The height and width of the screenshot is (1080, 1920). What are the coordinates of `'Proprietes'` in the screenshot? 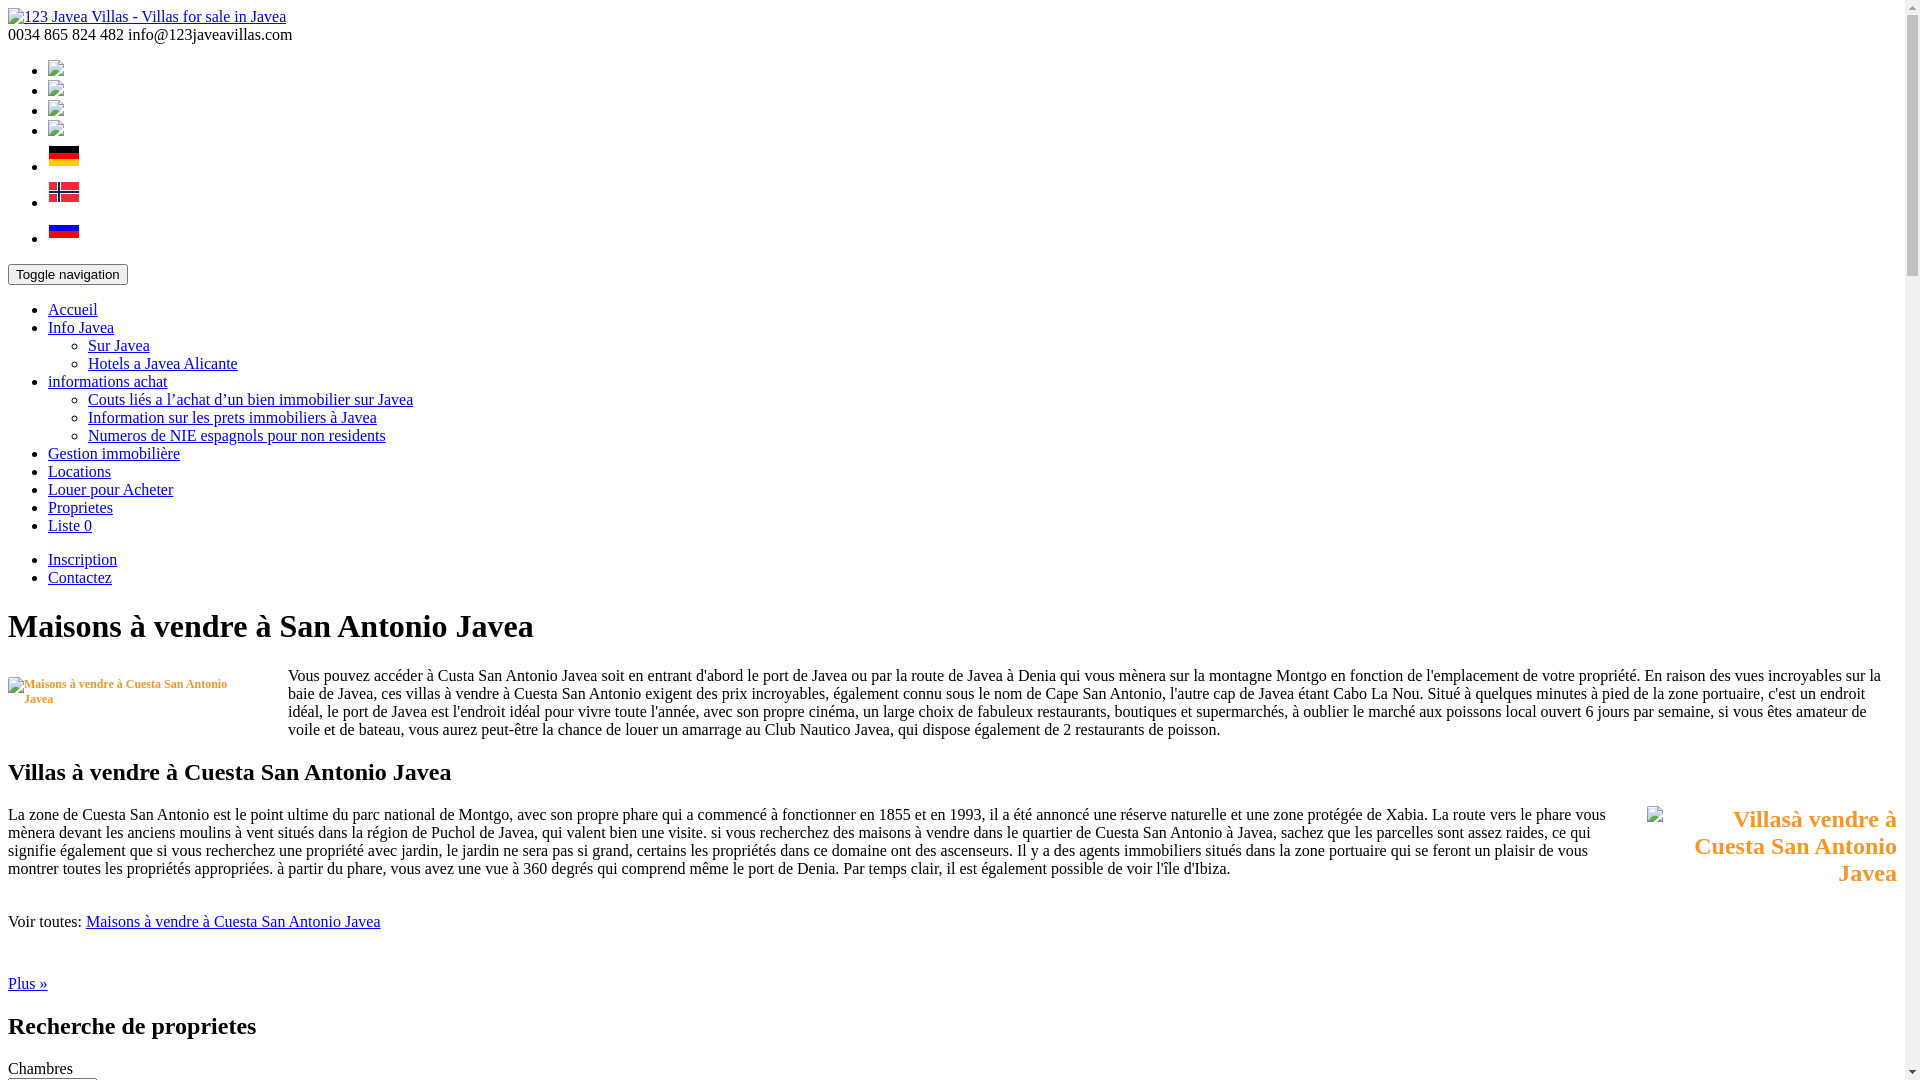 It's located at (80, 506).